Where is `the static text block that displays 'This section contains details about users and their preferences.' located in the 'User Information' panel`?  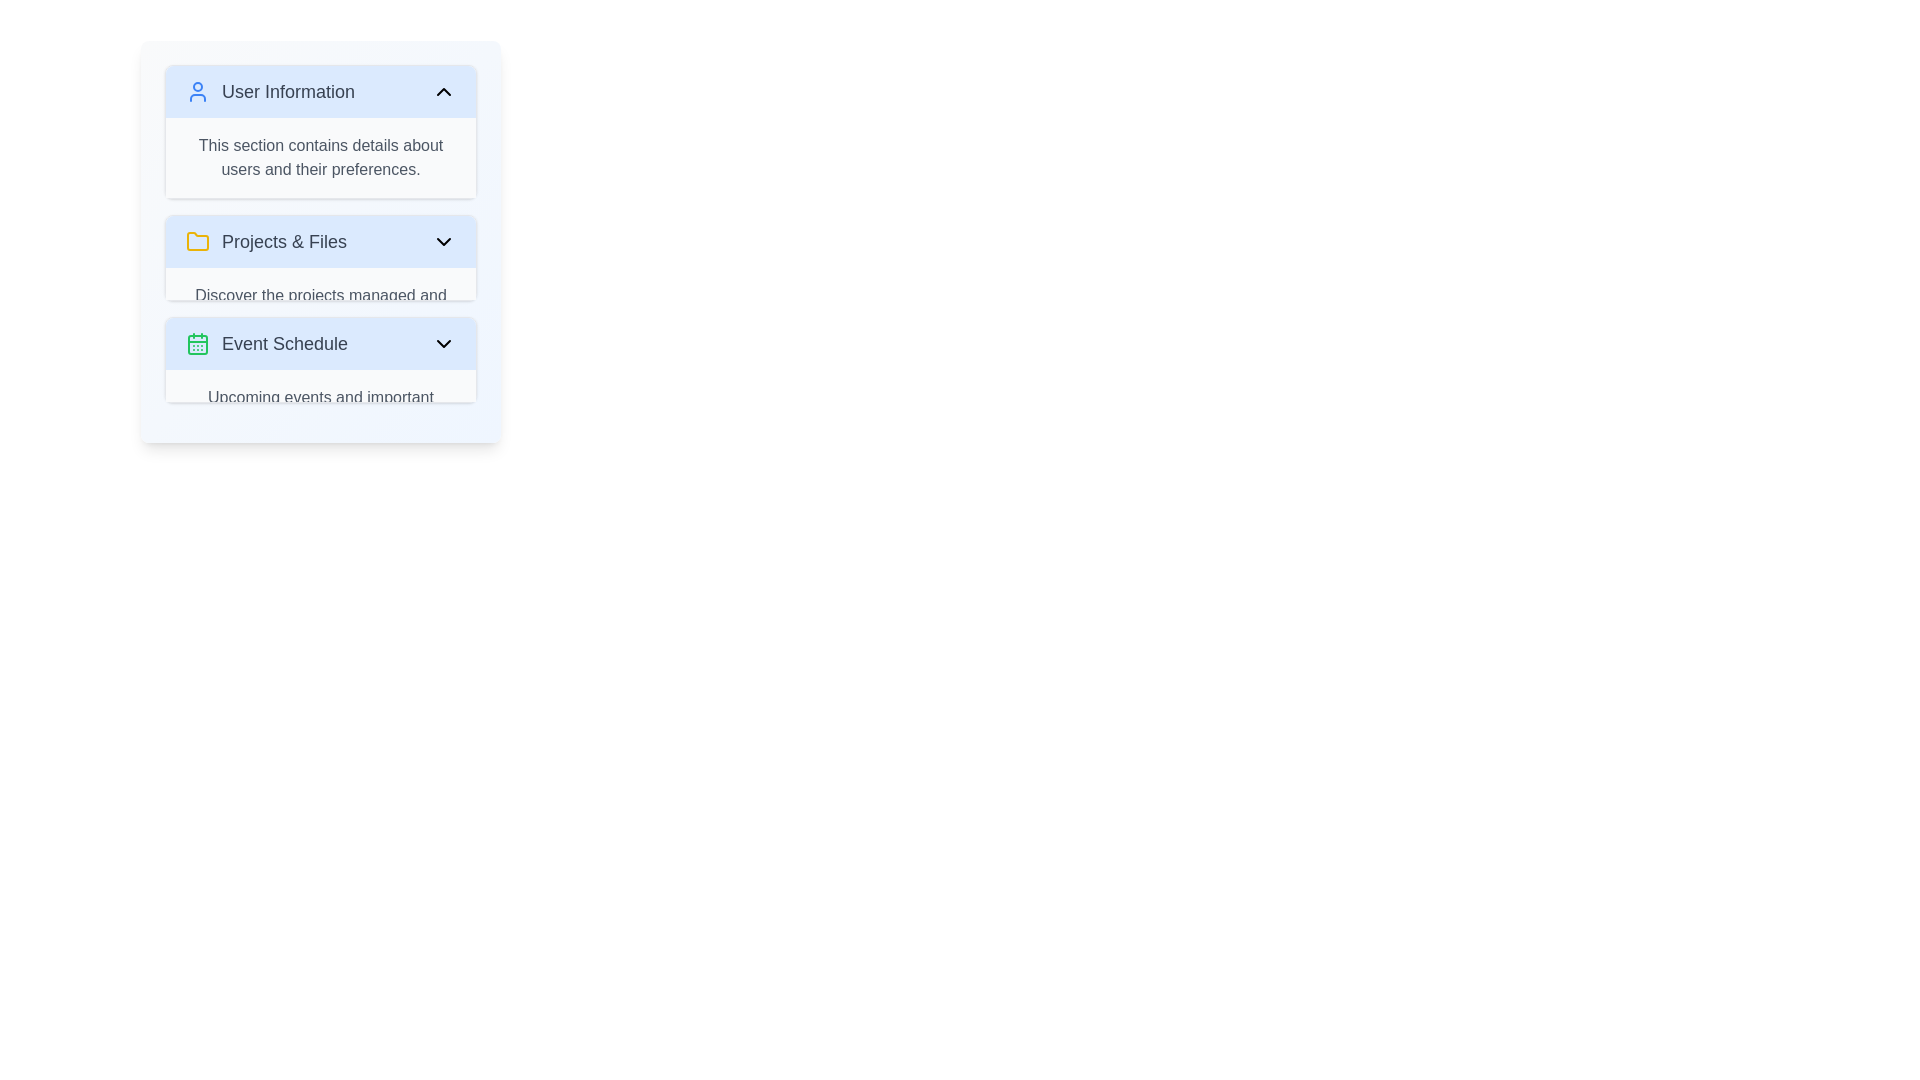
the static text block that displays 'This section contains details about users and their preferences.' located in the 'User Information' panel is located at coordinates (321, 157).